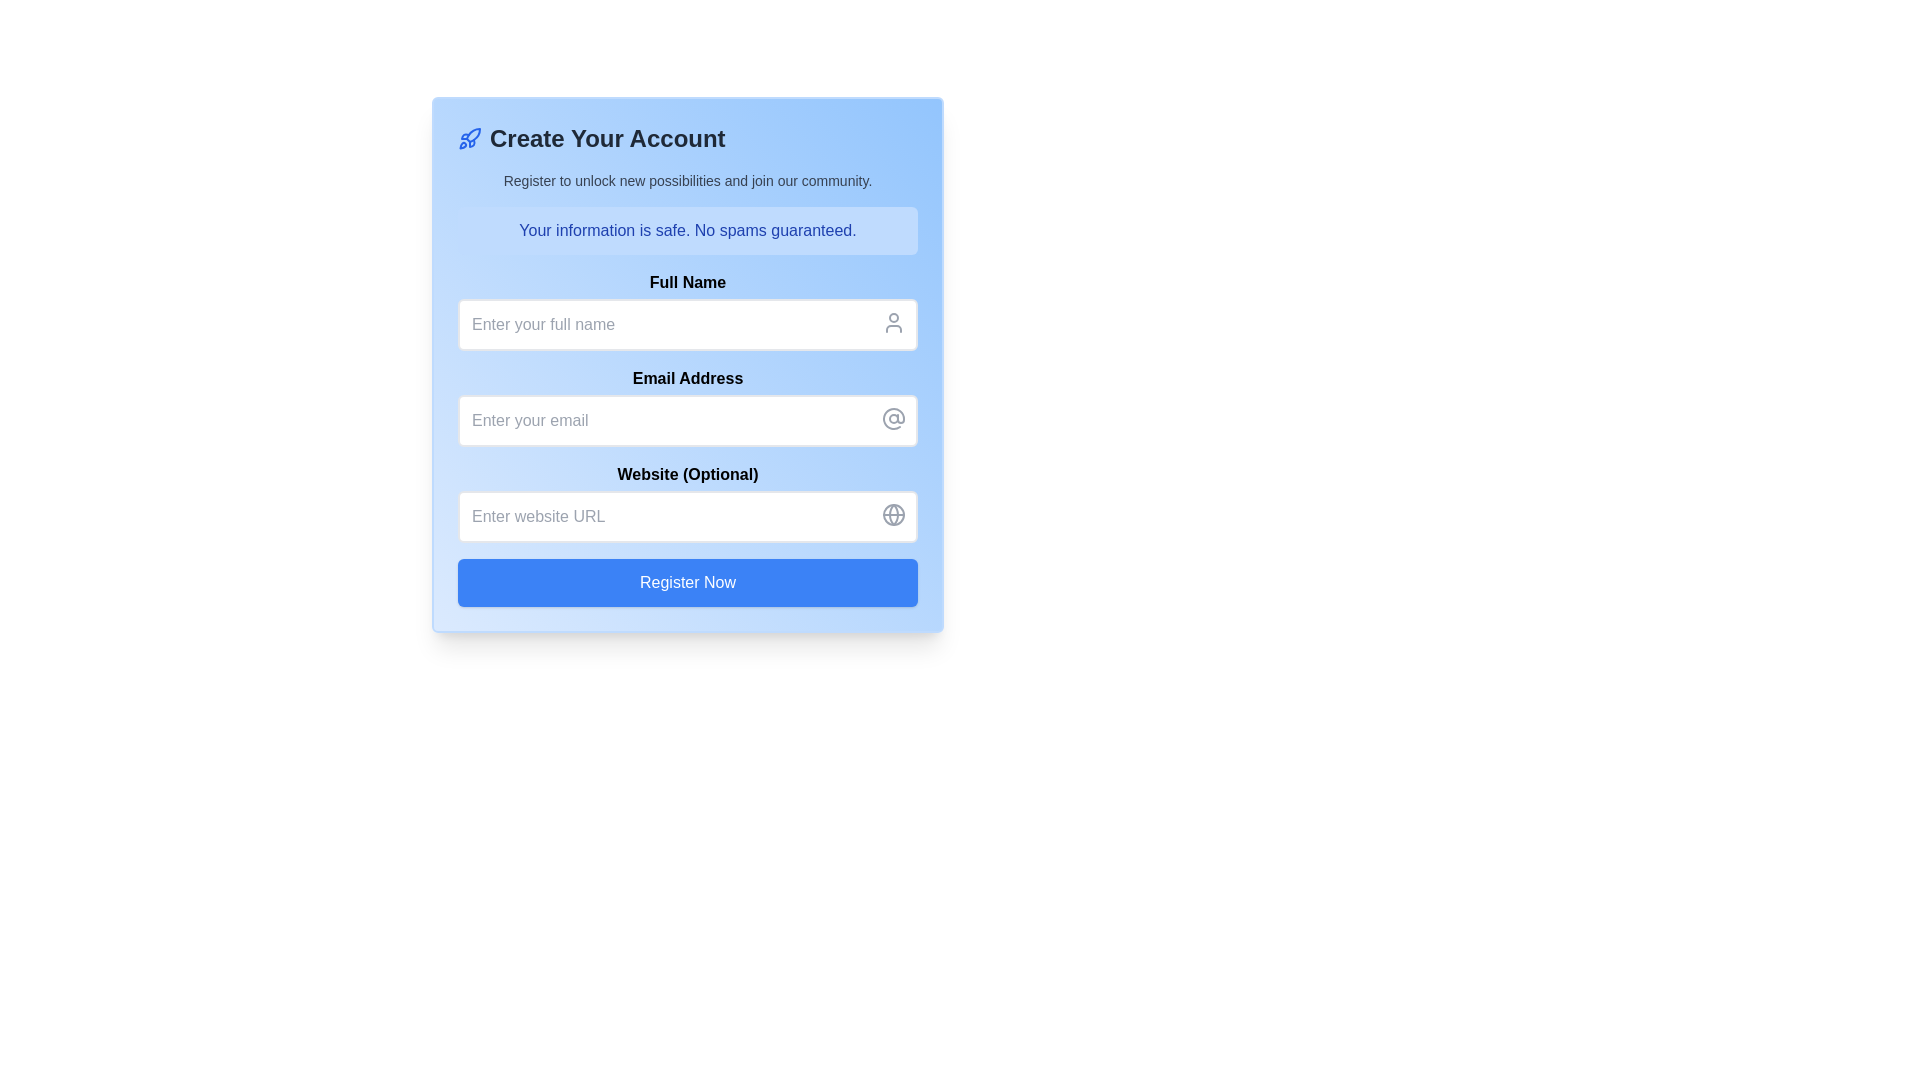 The height and width of the screenshot is (1080, 1920). What do you see at coordinates (687, 282) in the screenshot?
I see `the 'Full Name' label, which is a bold text label positioned above the text input field for the user's full name in the registration form` at bounding box center [687, 282].